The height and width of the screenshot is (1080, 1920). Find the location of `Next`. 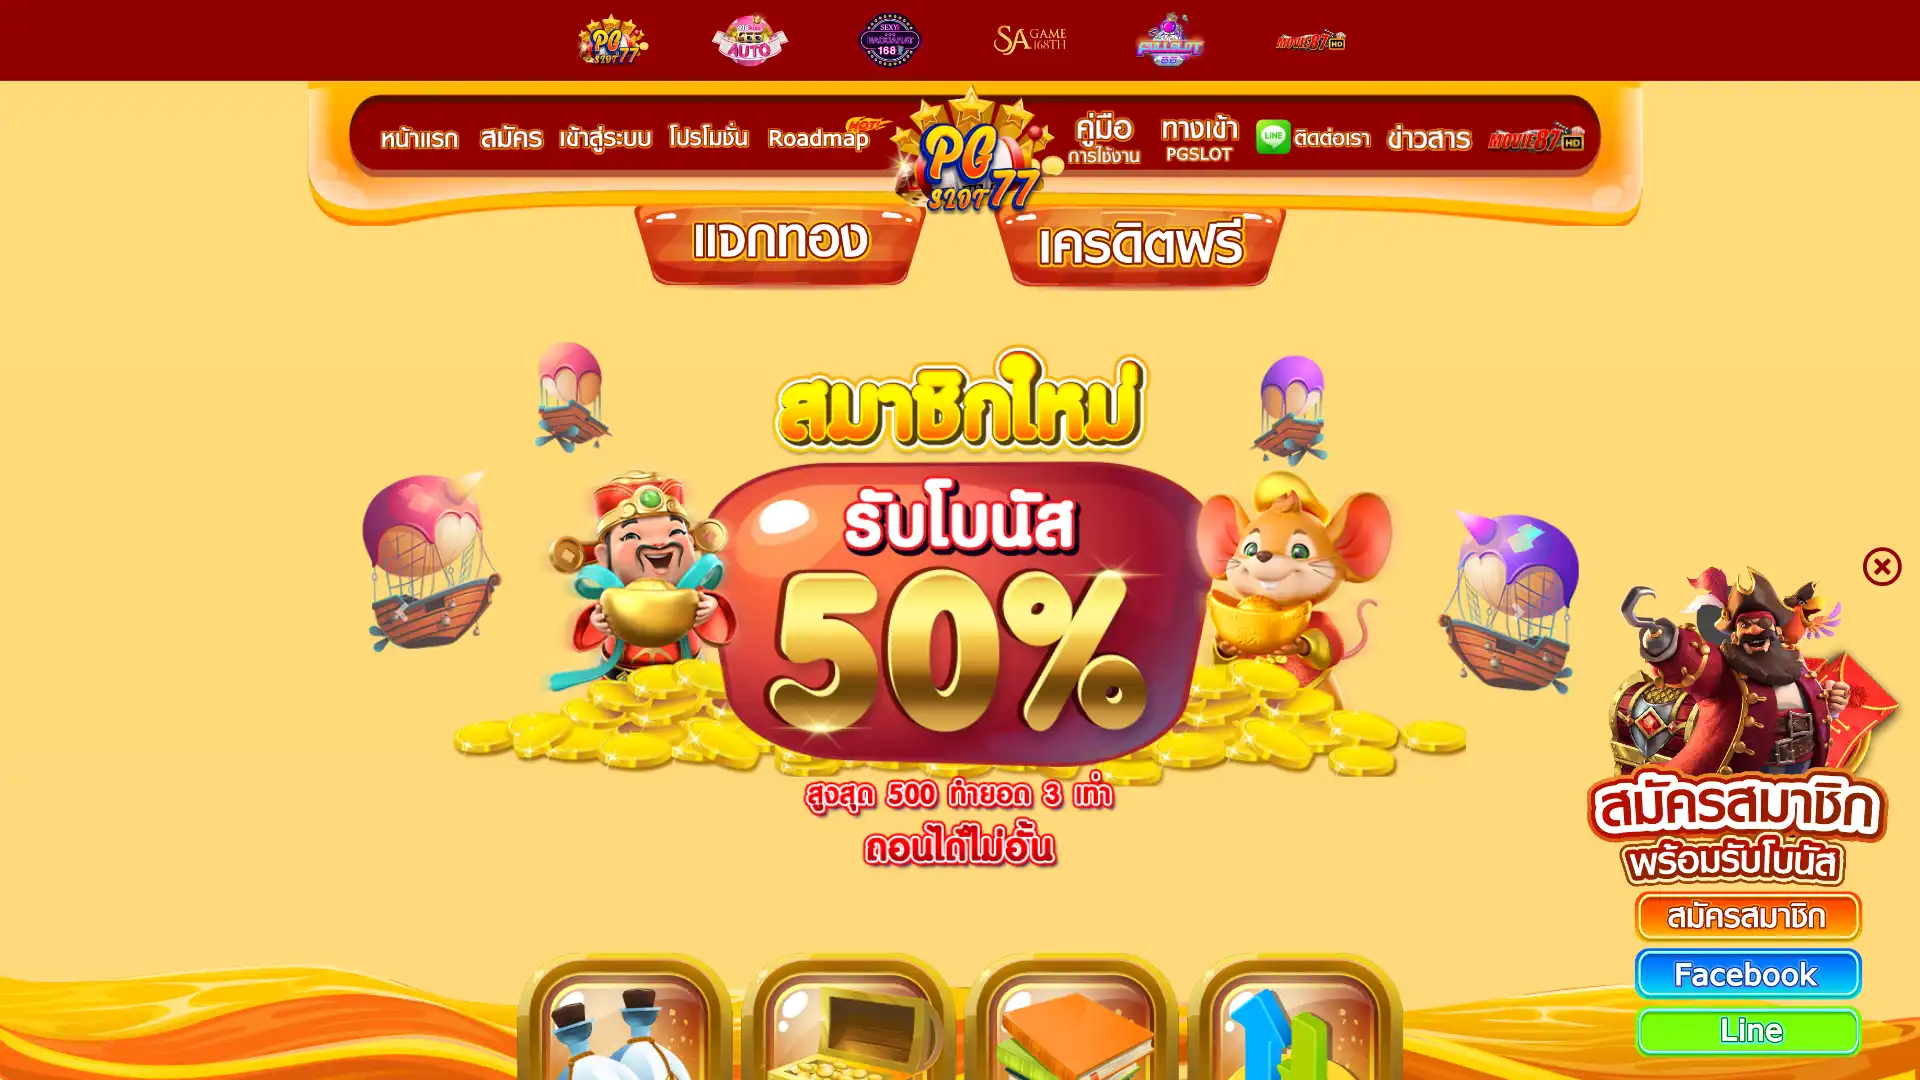

Next is located at coordinates (1517, 609).